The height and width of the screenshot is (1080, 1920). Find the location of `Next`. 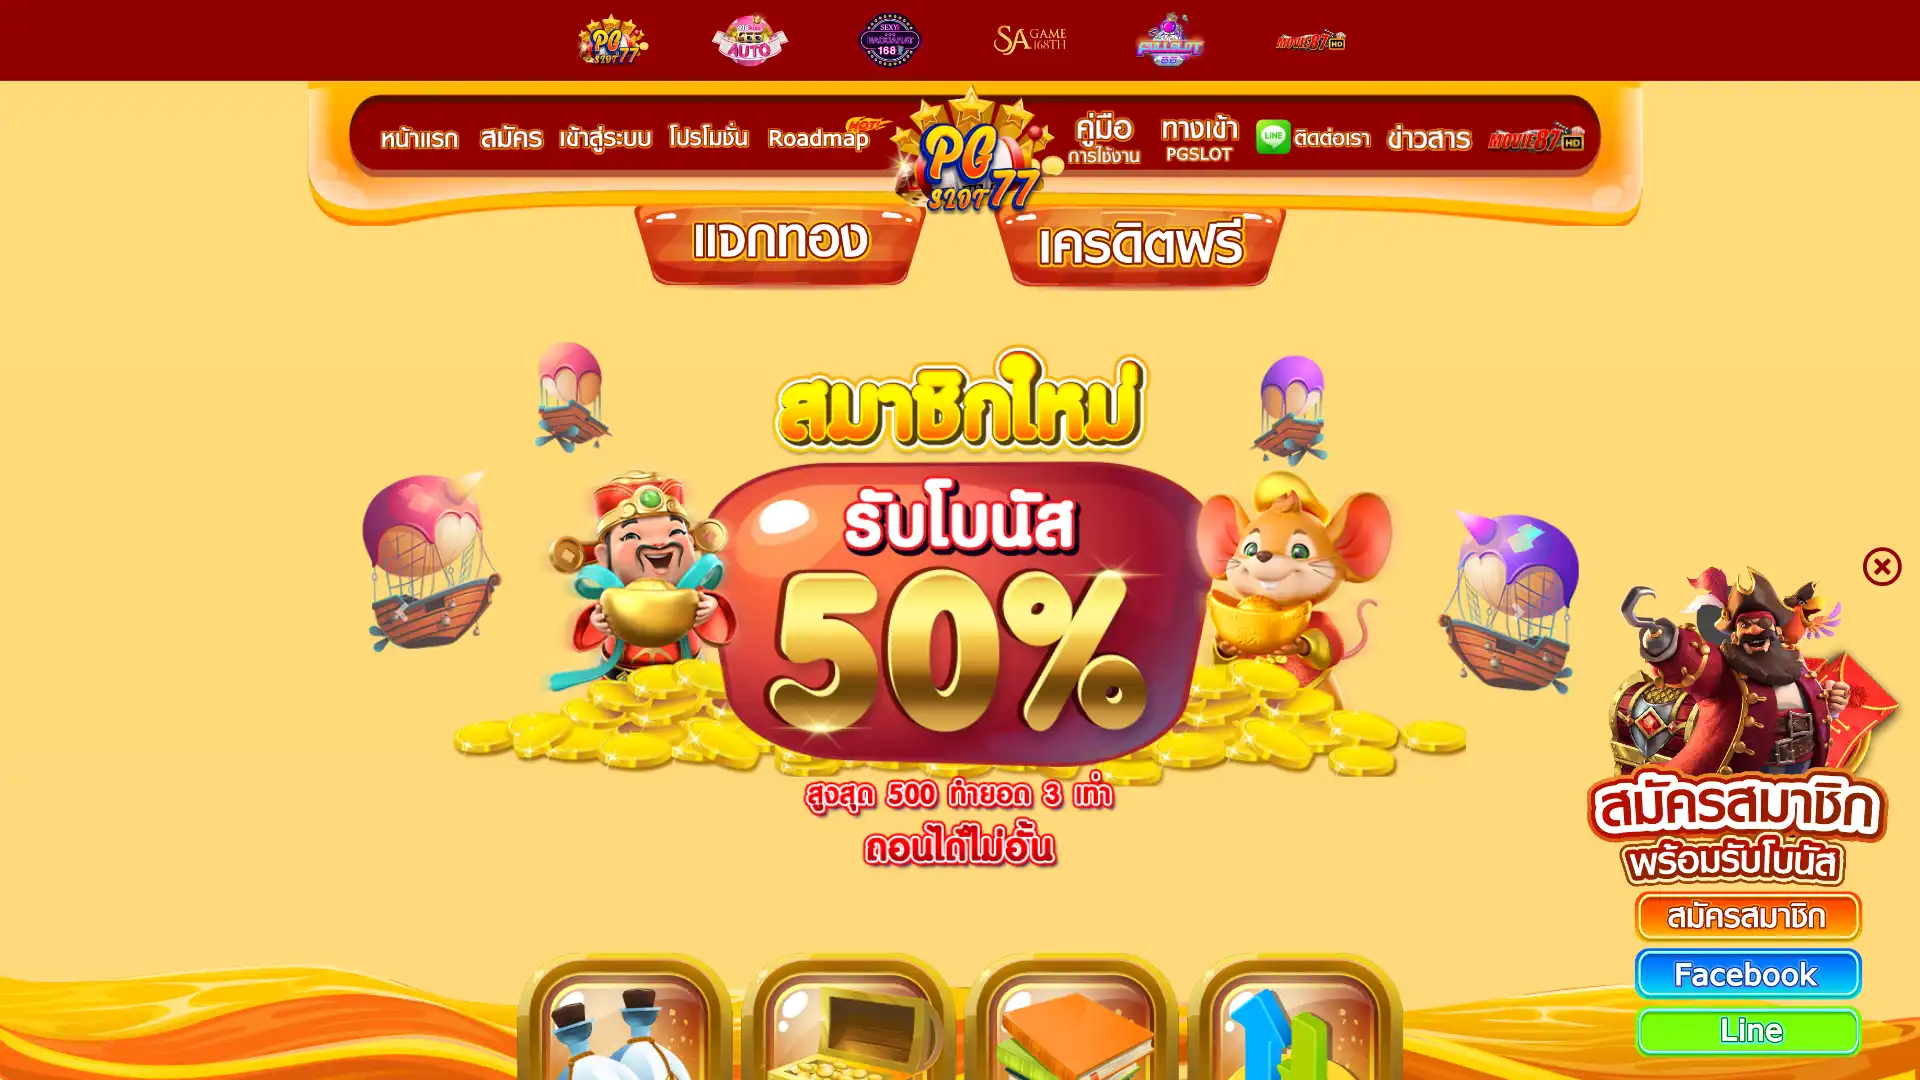

Next is located at coordinates (1517, 609).